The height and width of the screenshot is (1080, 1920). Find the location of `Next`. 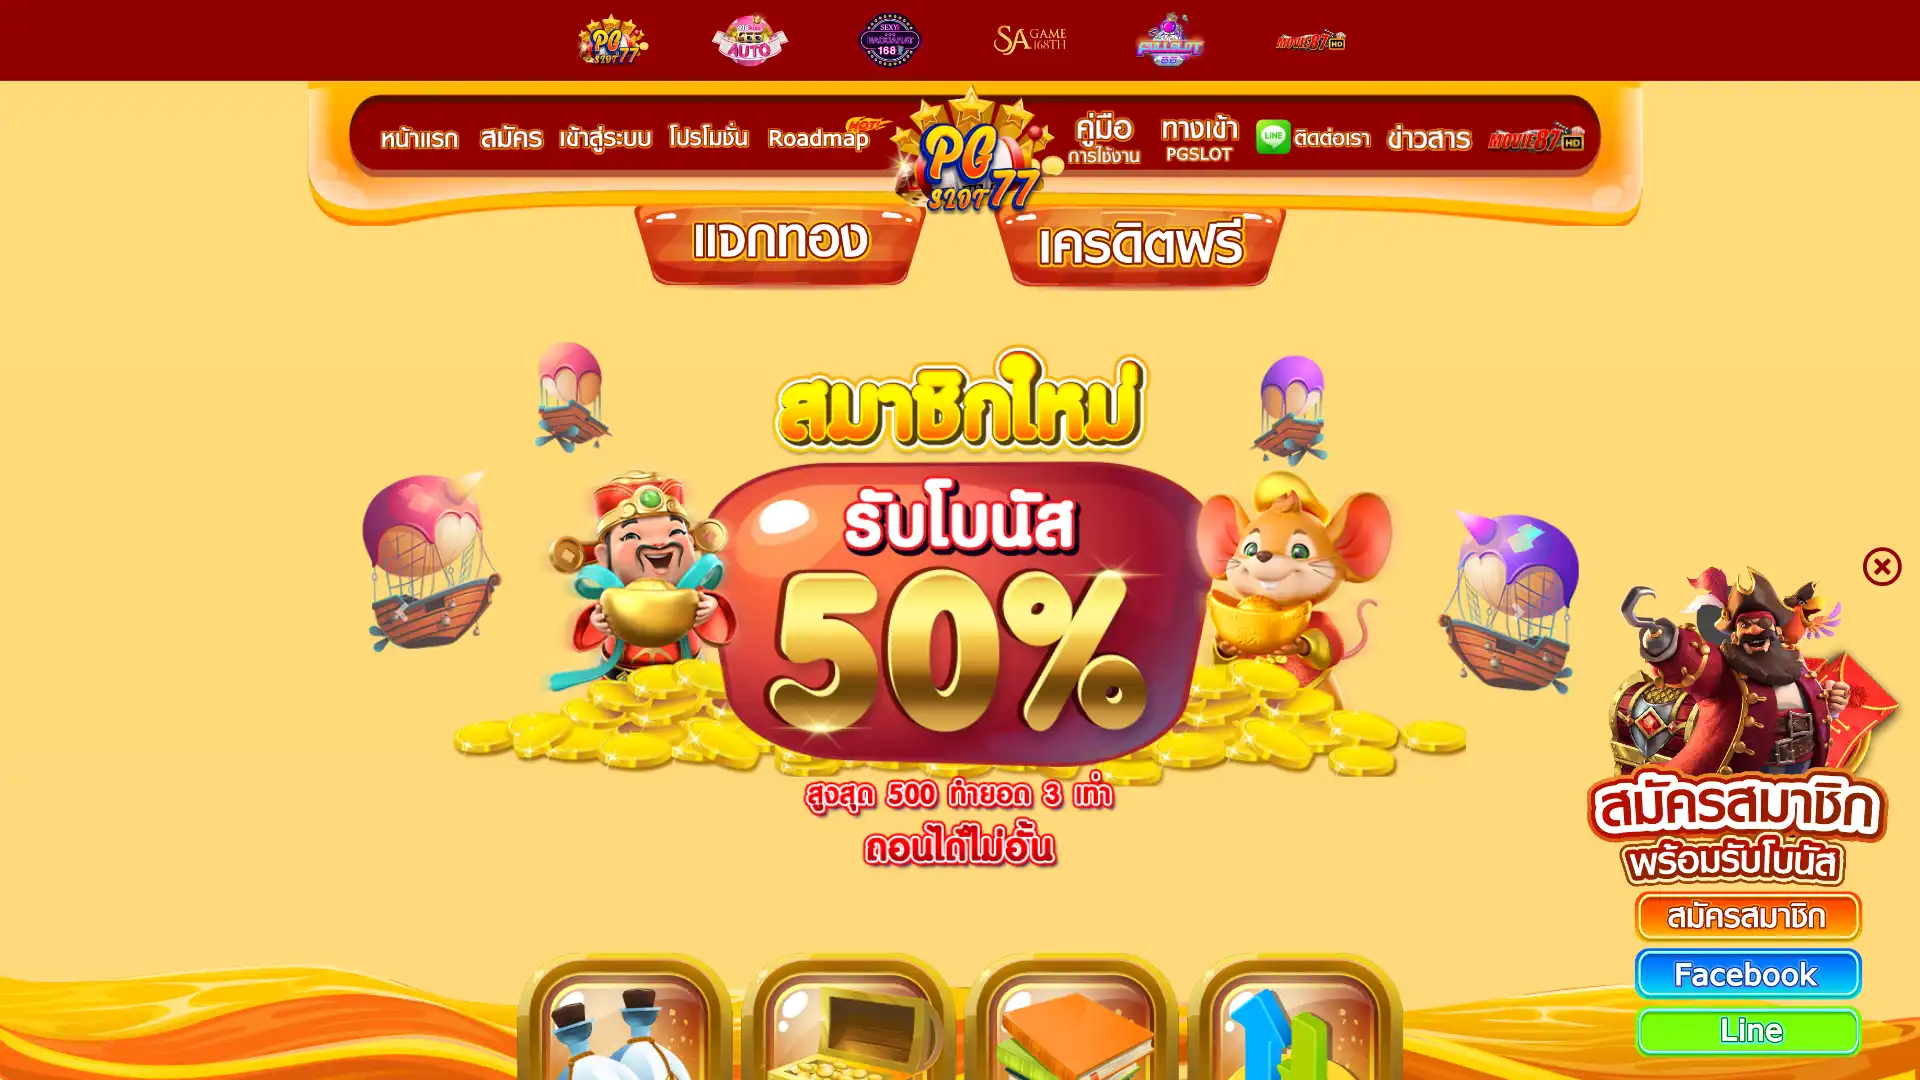

Next is located at coordinates (1517, 609).